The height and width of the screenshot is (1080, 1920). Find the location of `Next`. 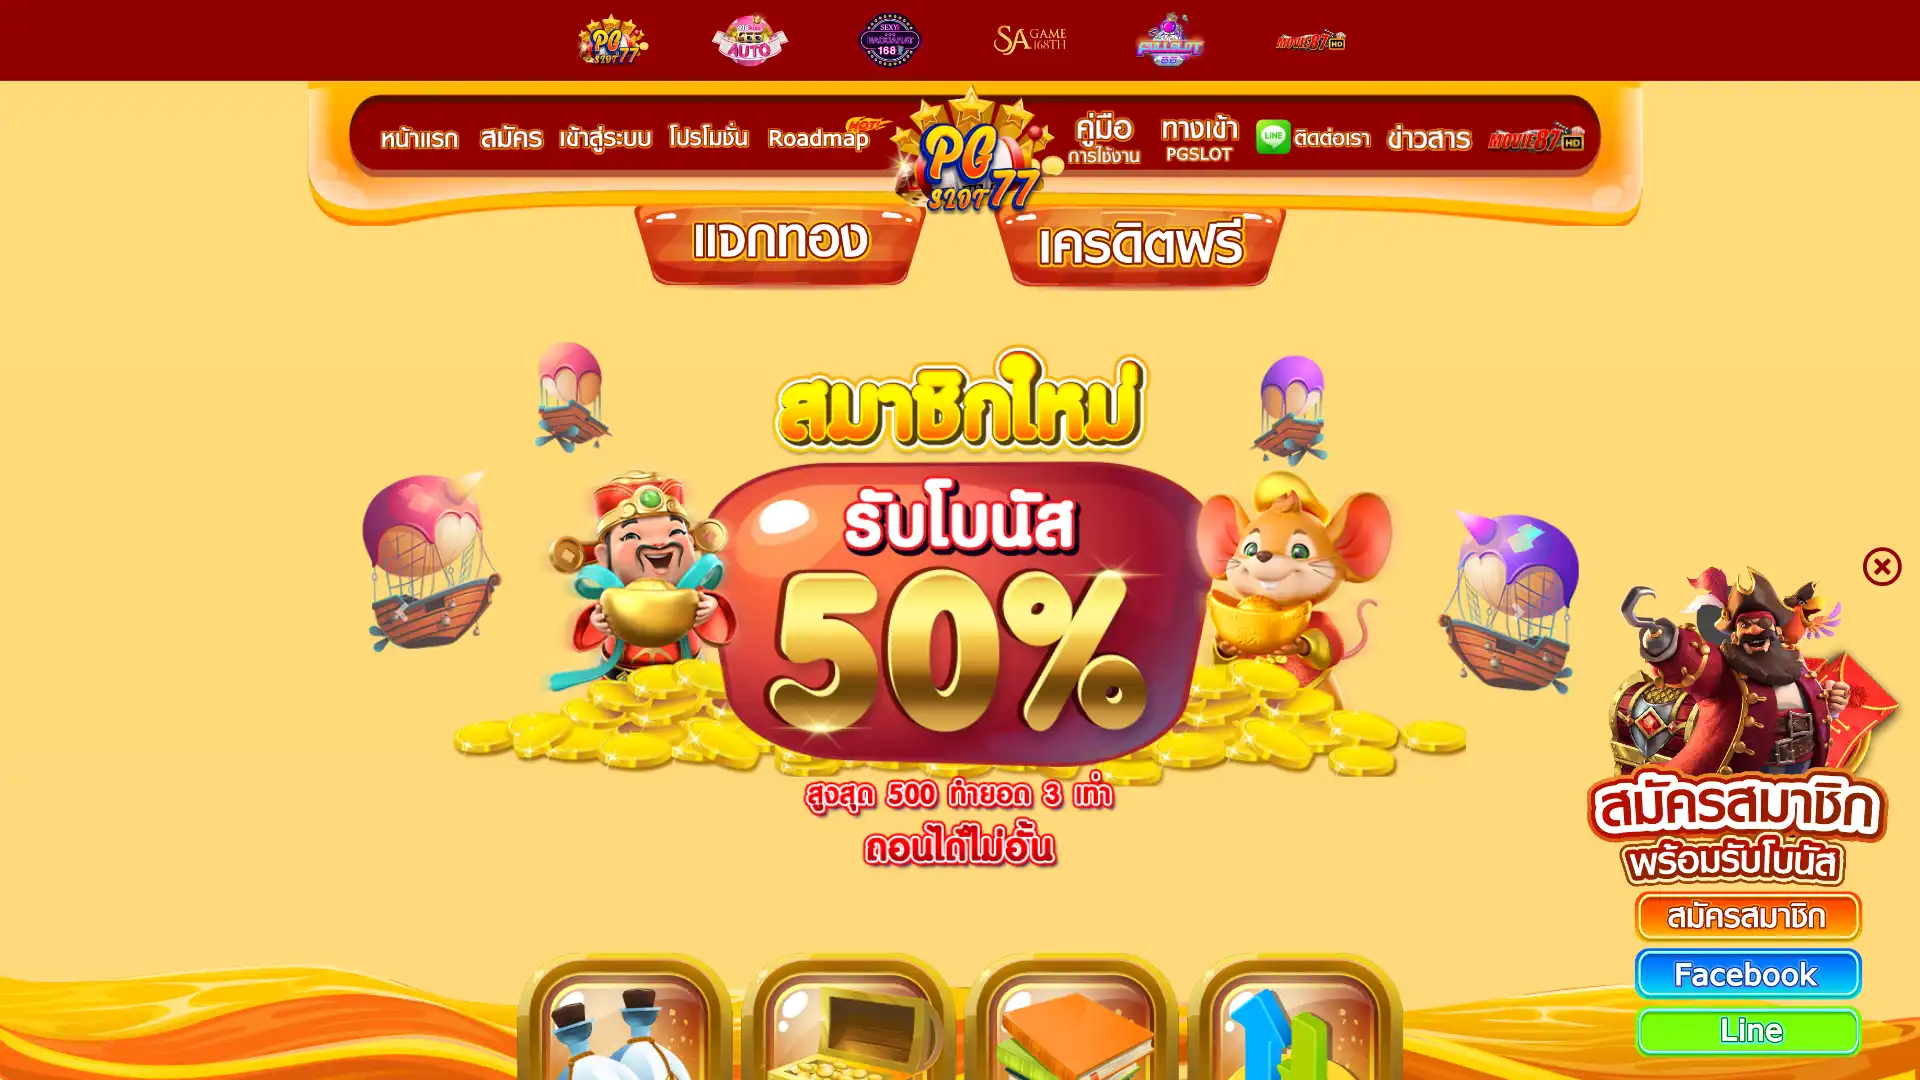

Next is located at coordinates (1517, 609).